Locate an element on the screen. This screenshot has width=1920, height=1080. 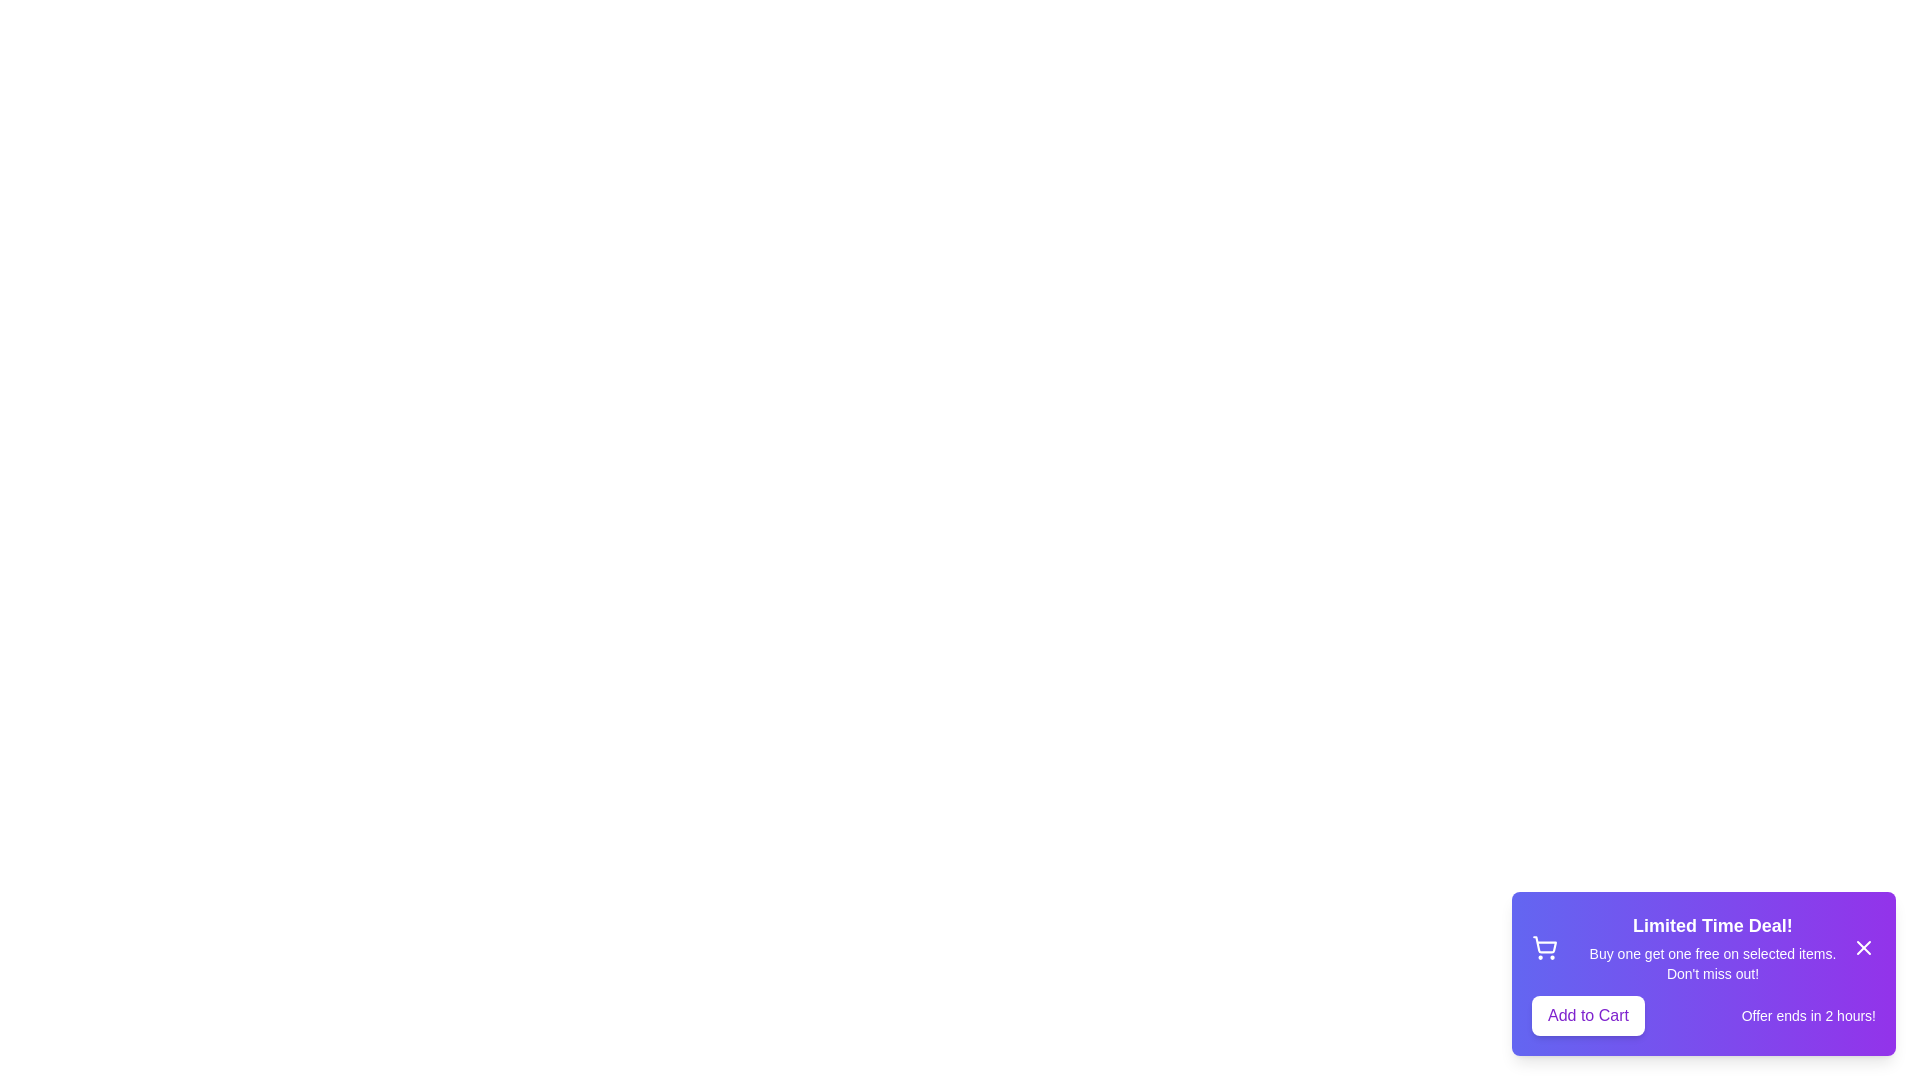
the text content of the promotional snackbar for copying is located at coordinates (1703, 973).